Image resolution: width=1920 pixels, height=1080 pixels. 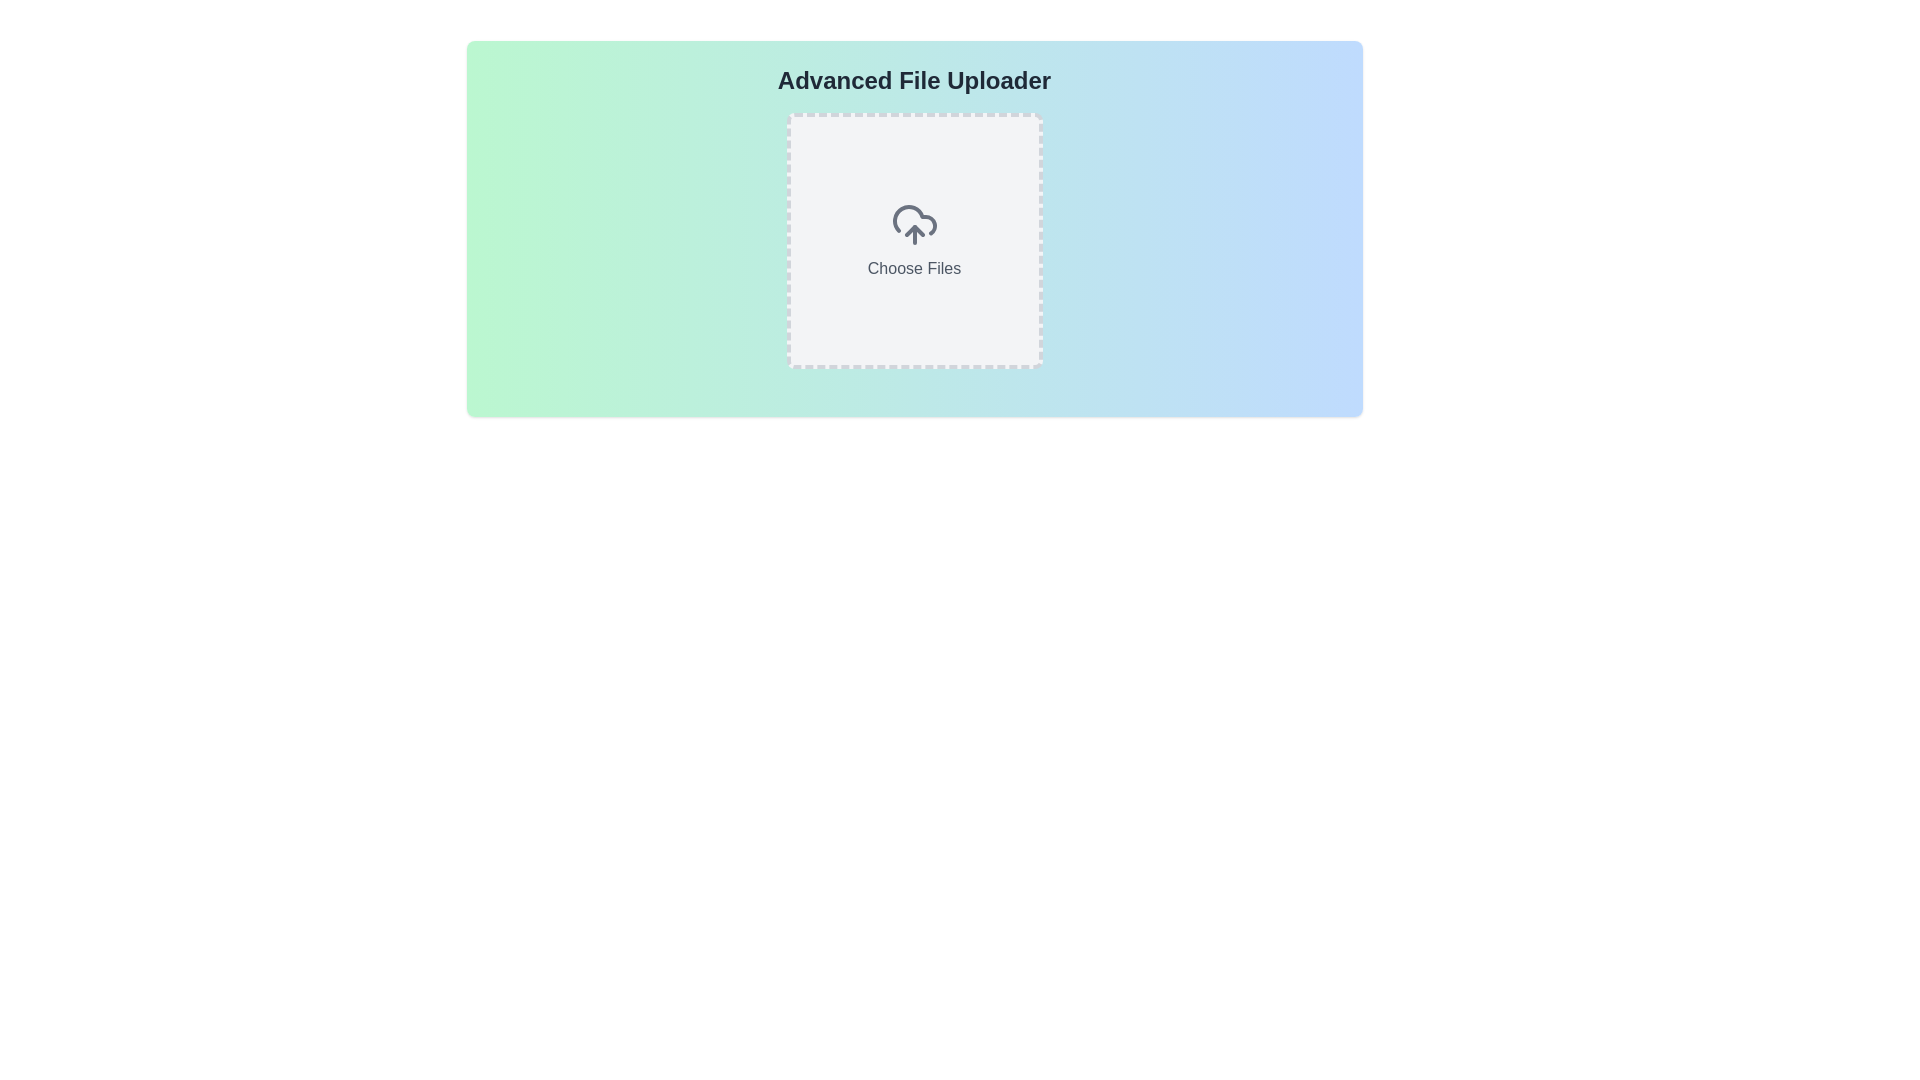 I want to click on the prominently positioned file upload interface, so click(x=913, y=239).